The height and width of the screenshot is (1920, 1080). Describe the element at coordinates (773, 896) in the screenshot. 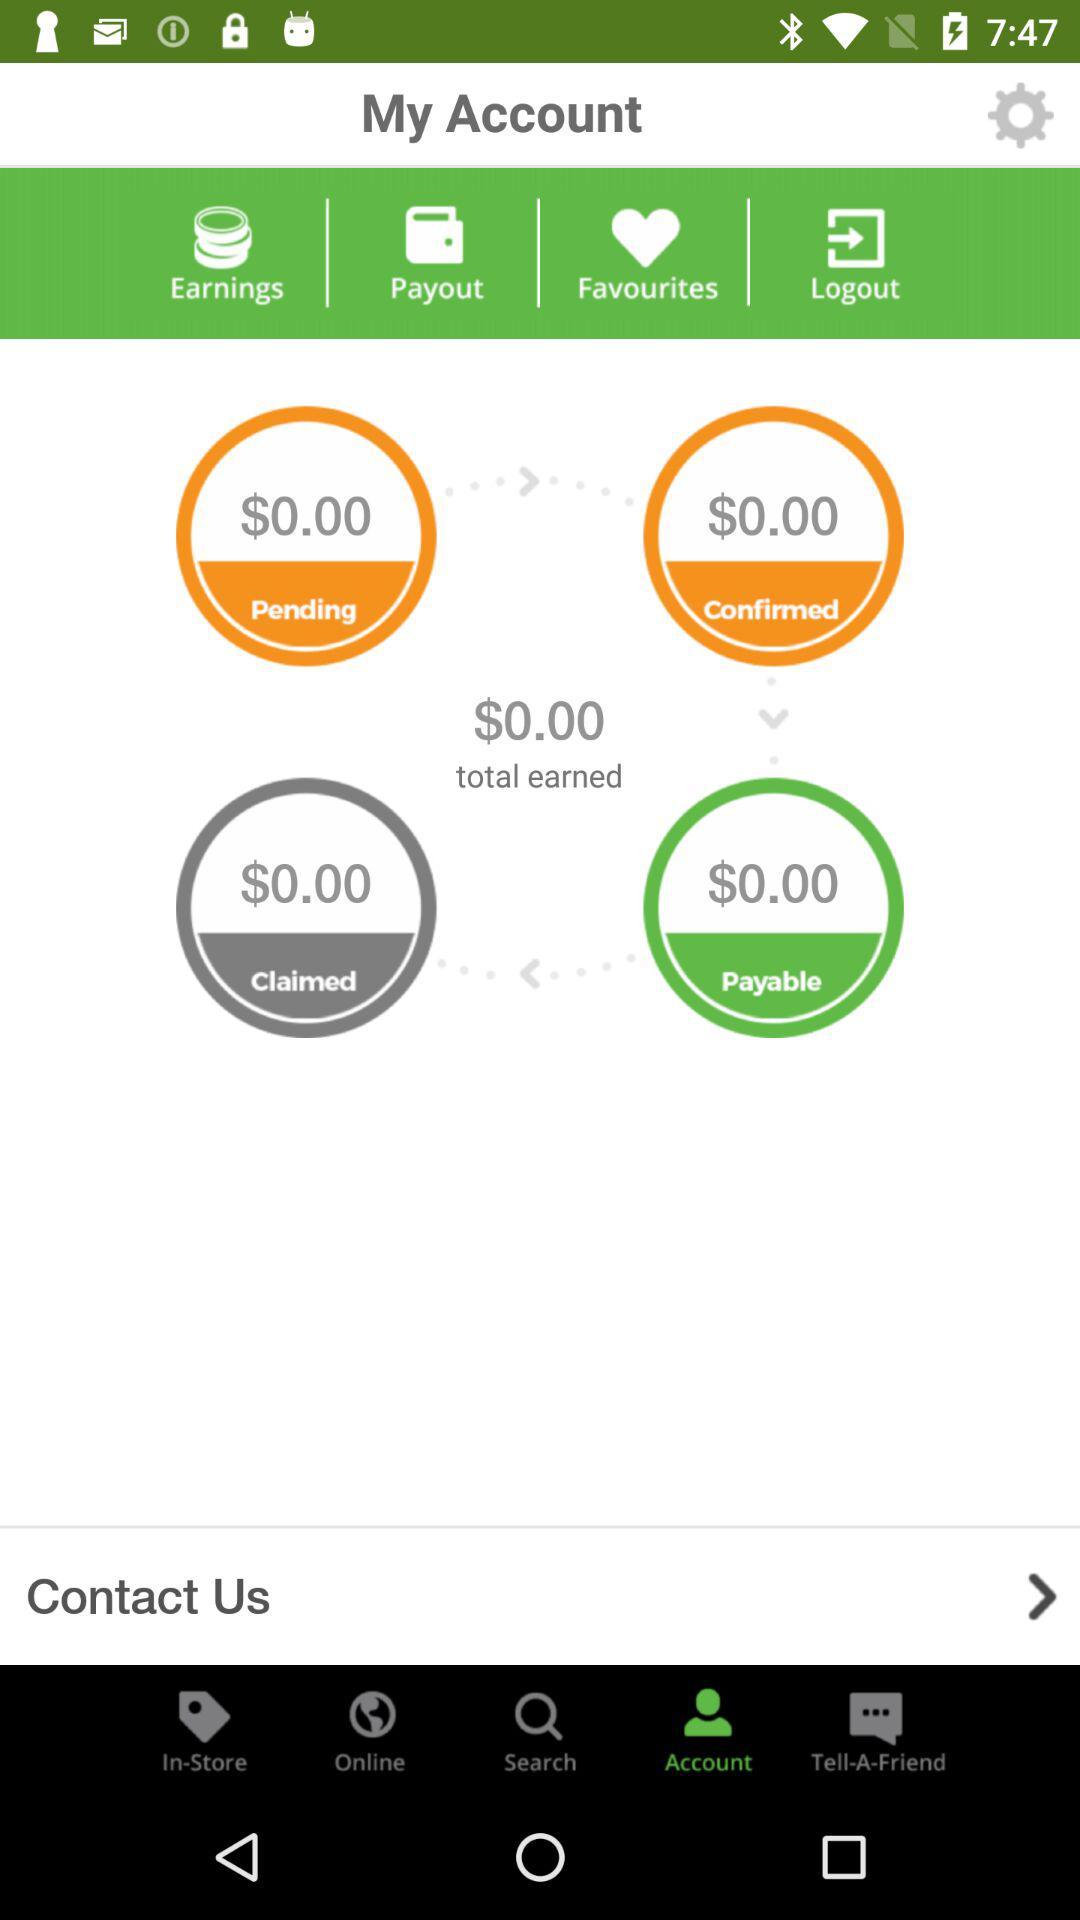

I see `the second image in second row` at that location.